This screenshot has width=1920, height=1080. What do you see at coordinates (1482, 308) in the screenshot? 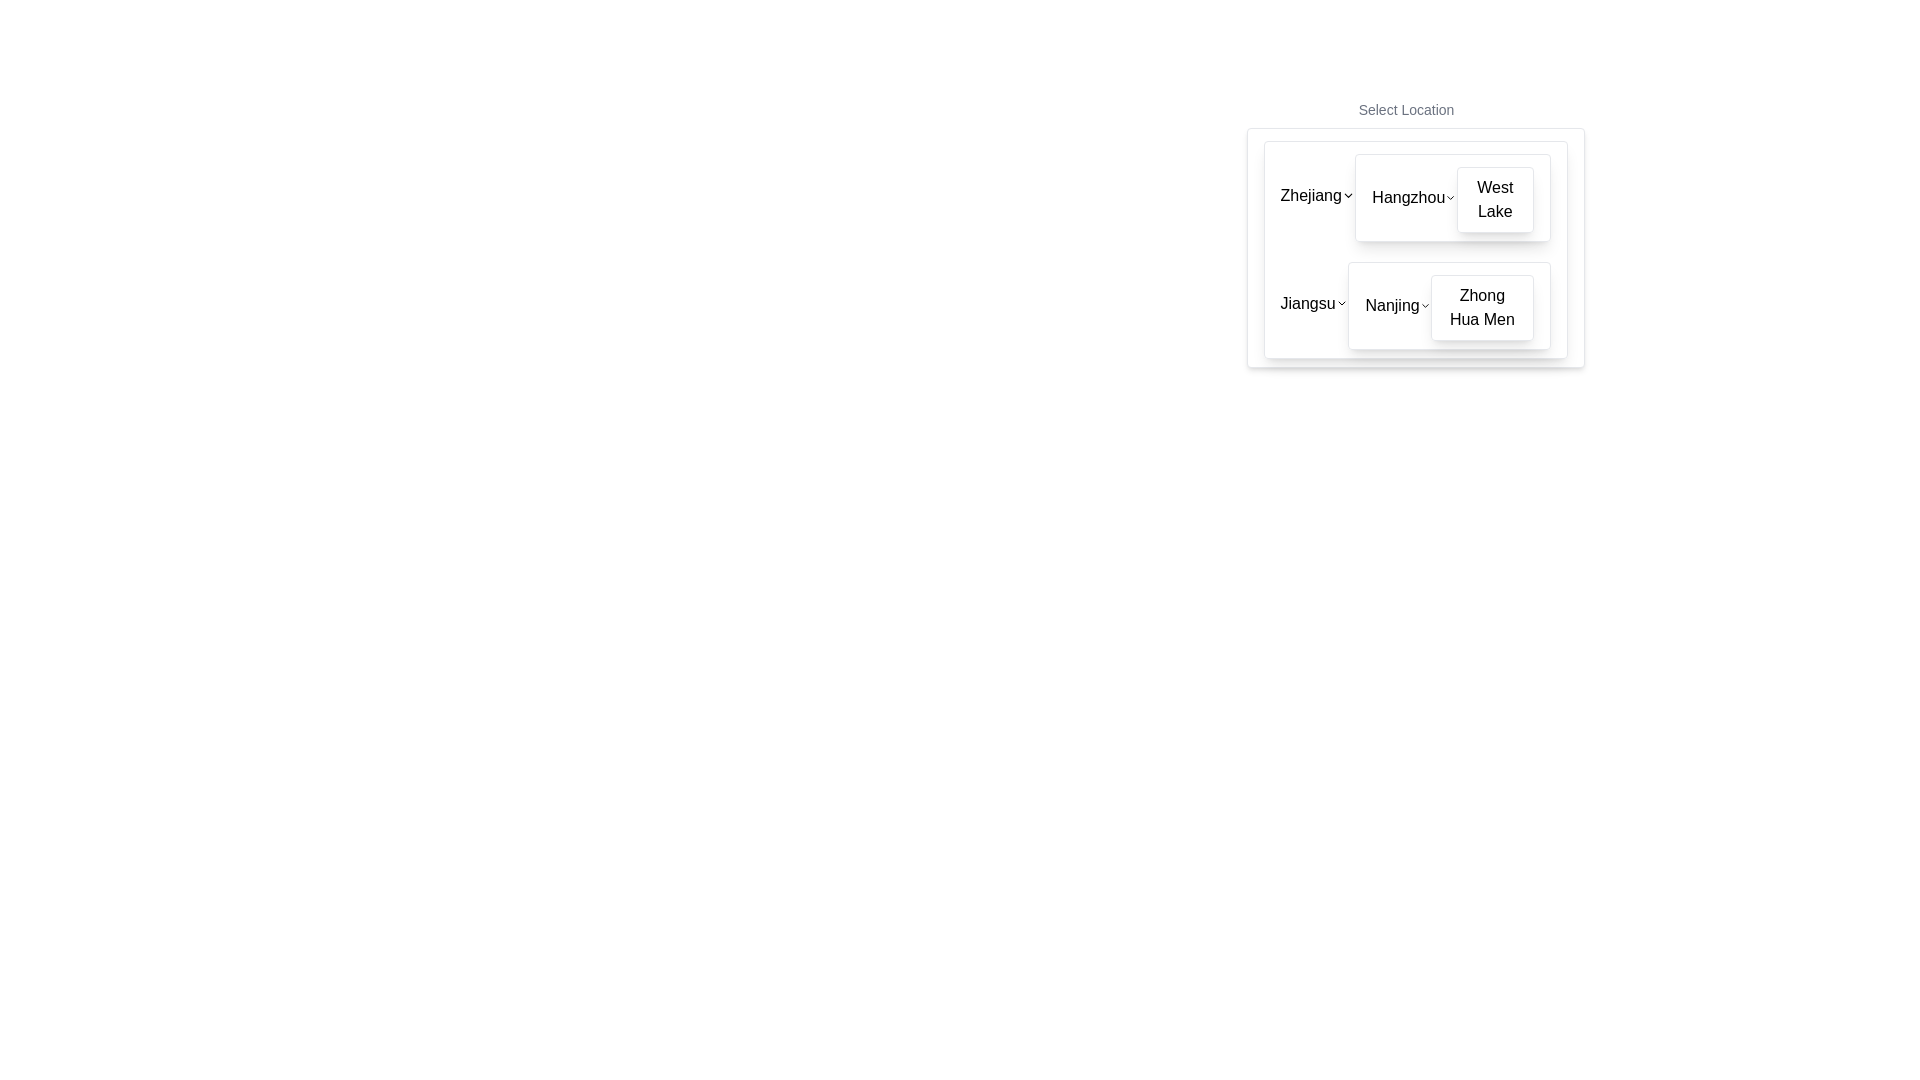
I see `the text label 'Zhong Hua Men' within the clickable card located in the lower section of the menu` at bounding box center [1482, 308].